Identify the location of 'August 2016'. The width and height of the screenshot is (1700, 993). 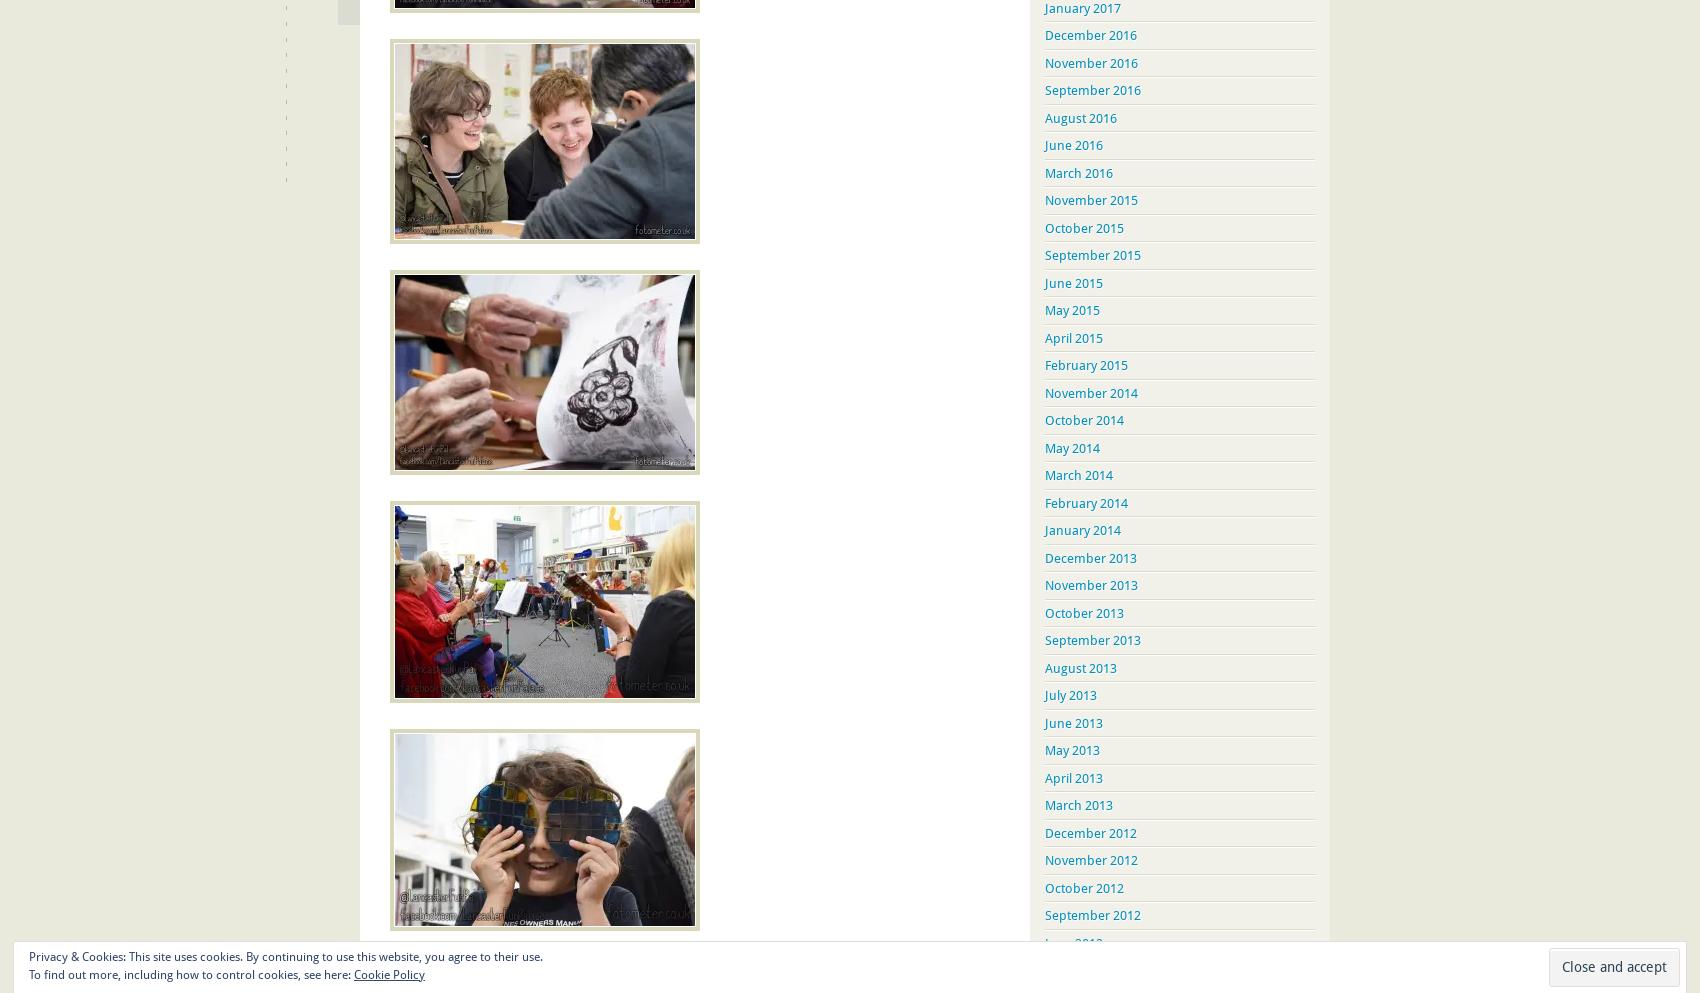
(1081, 117).